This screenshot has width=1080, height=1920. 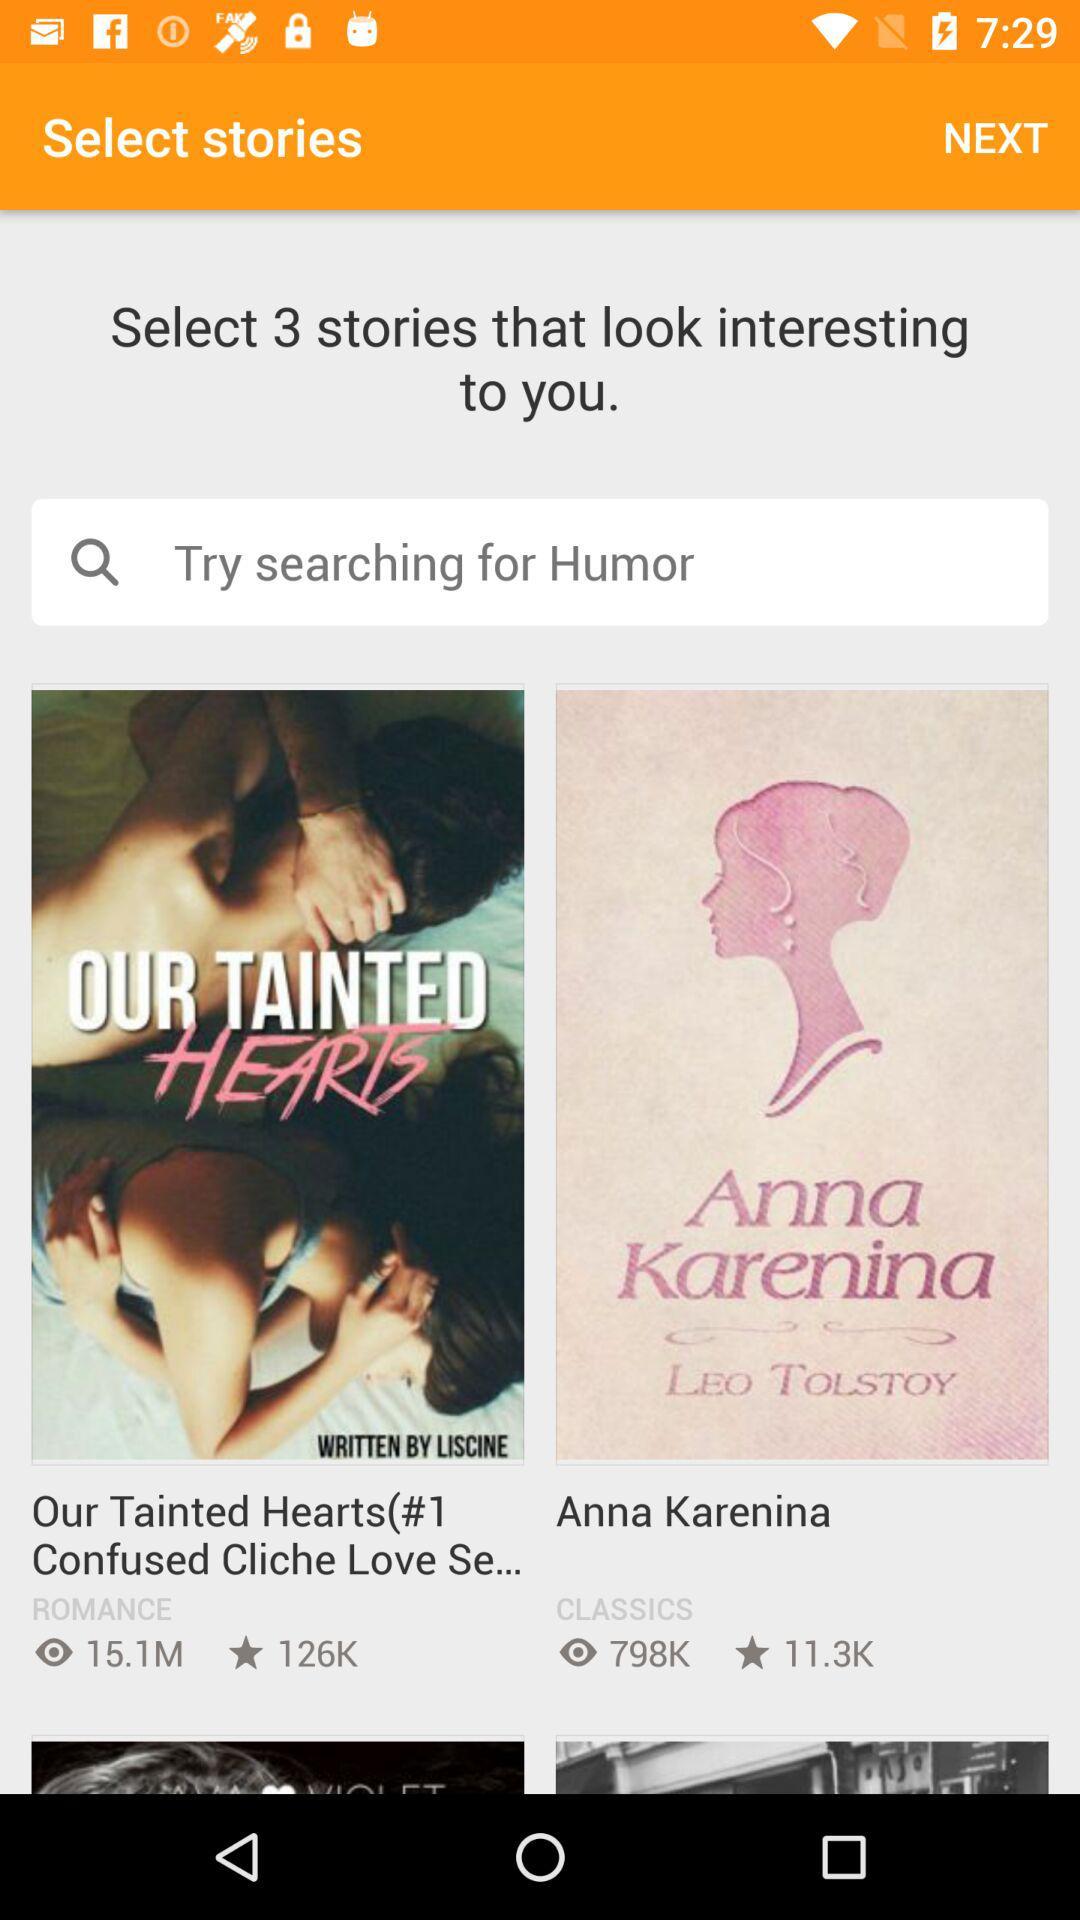 What do you see at coordinates (995, 135) in the screenshot?
I see `item above the select 3 stories item` at bounding box center [995, 135].